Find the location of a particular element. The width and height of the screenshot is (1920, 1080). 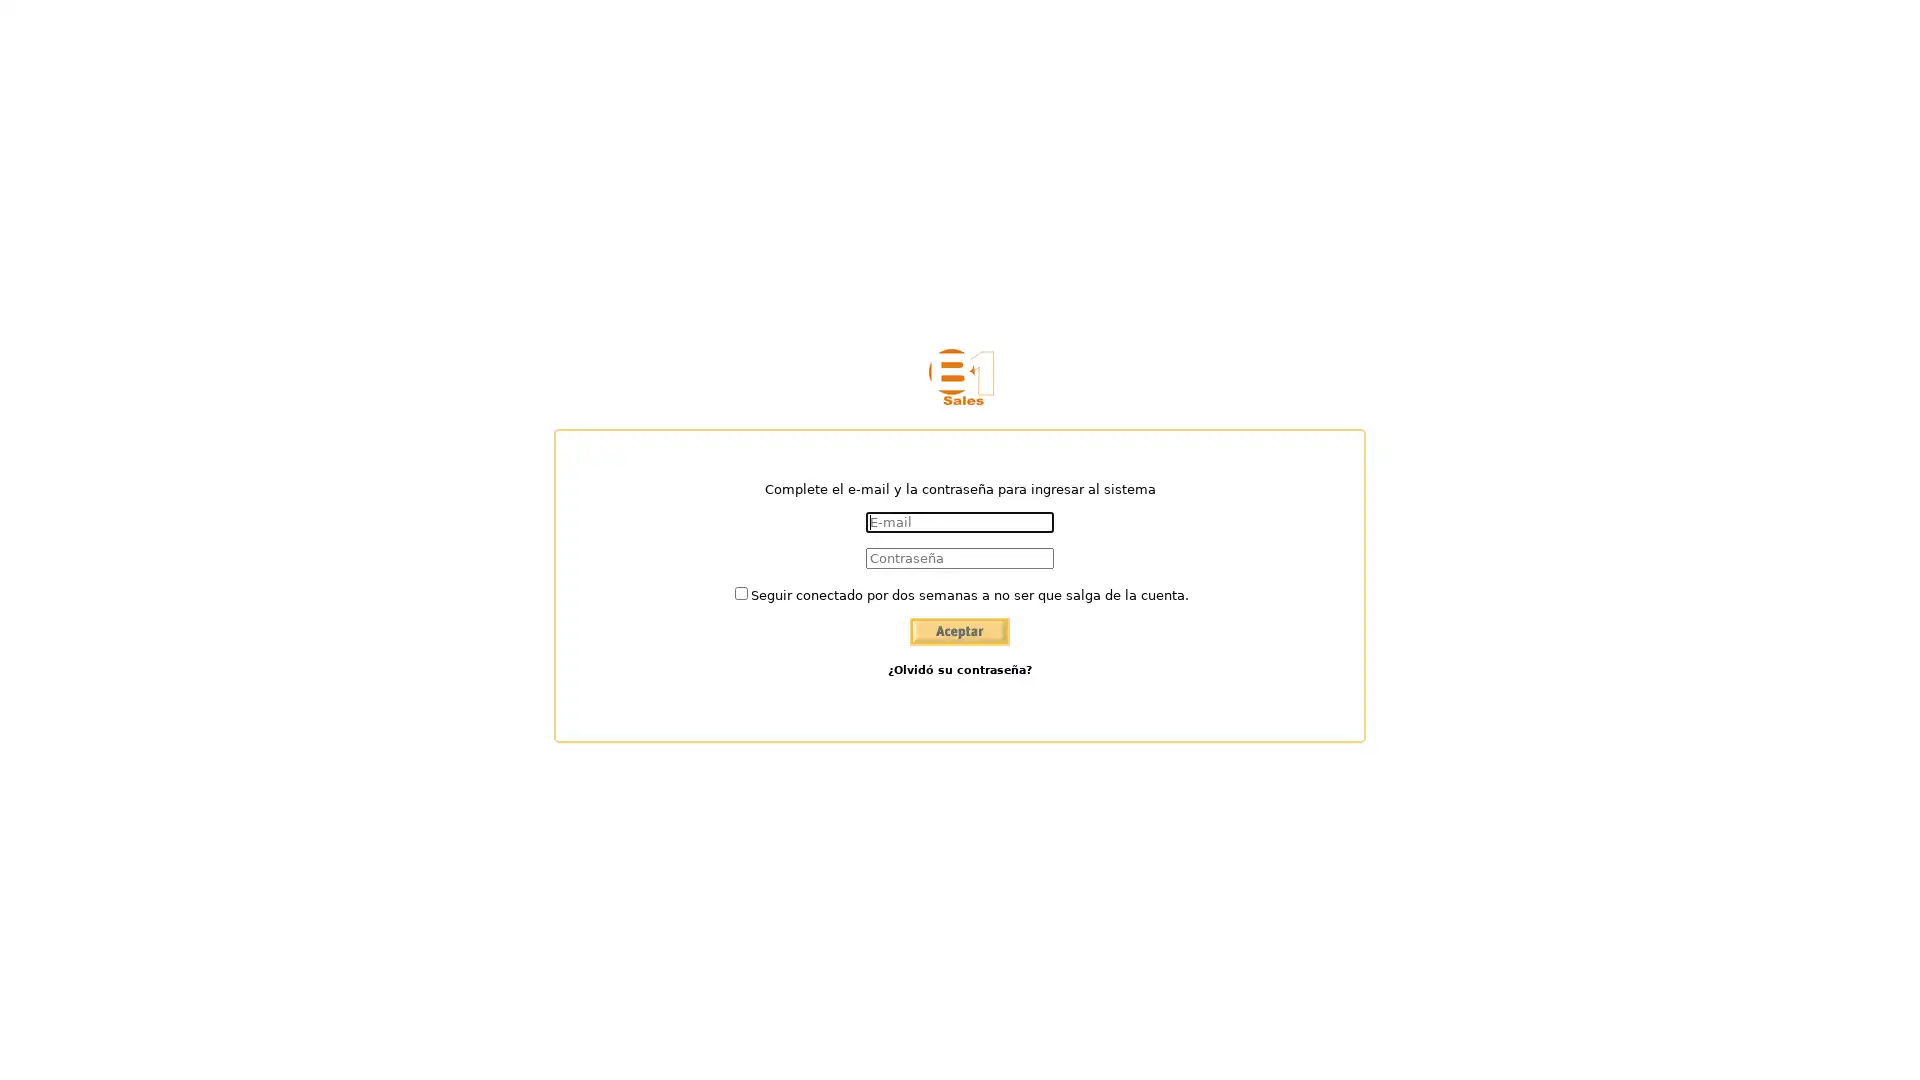

Aceptar is located at coordinates (960, 632).